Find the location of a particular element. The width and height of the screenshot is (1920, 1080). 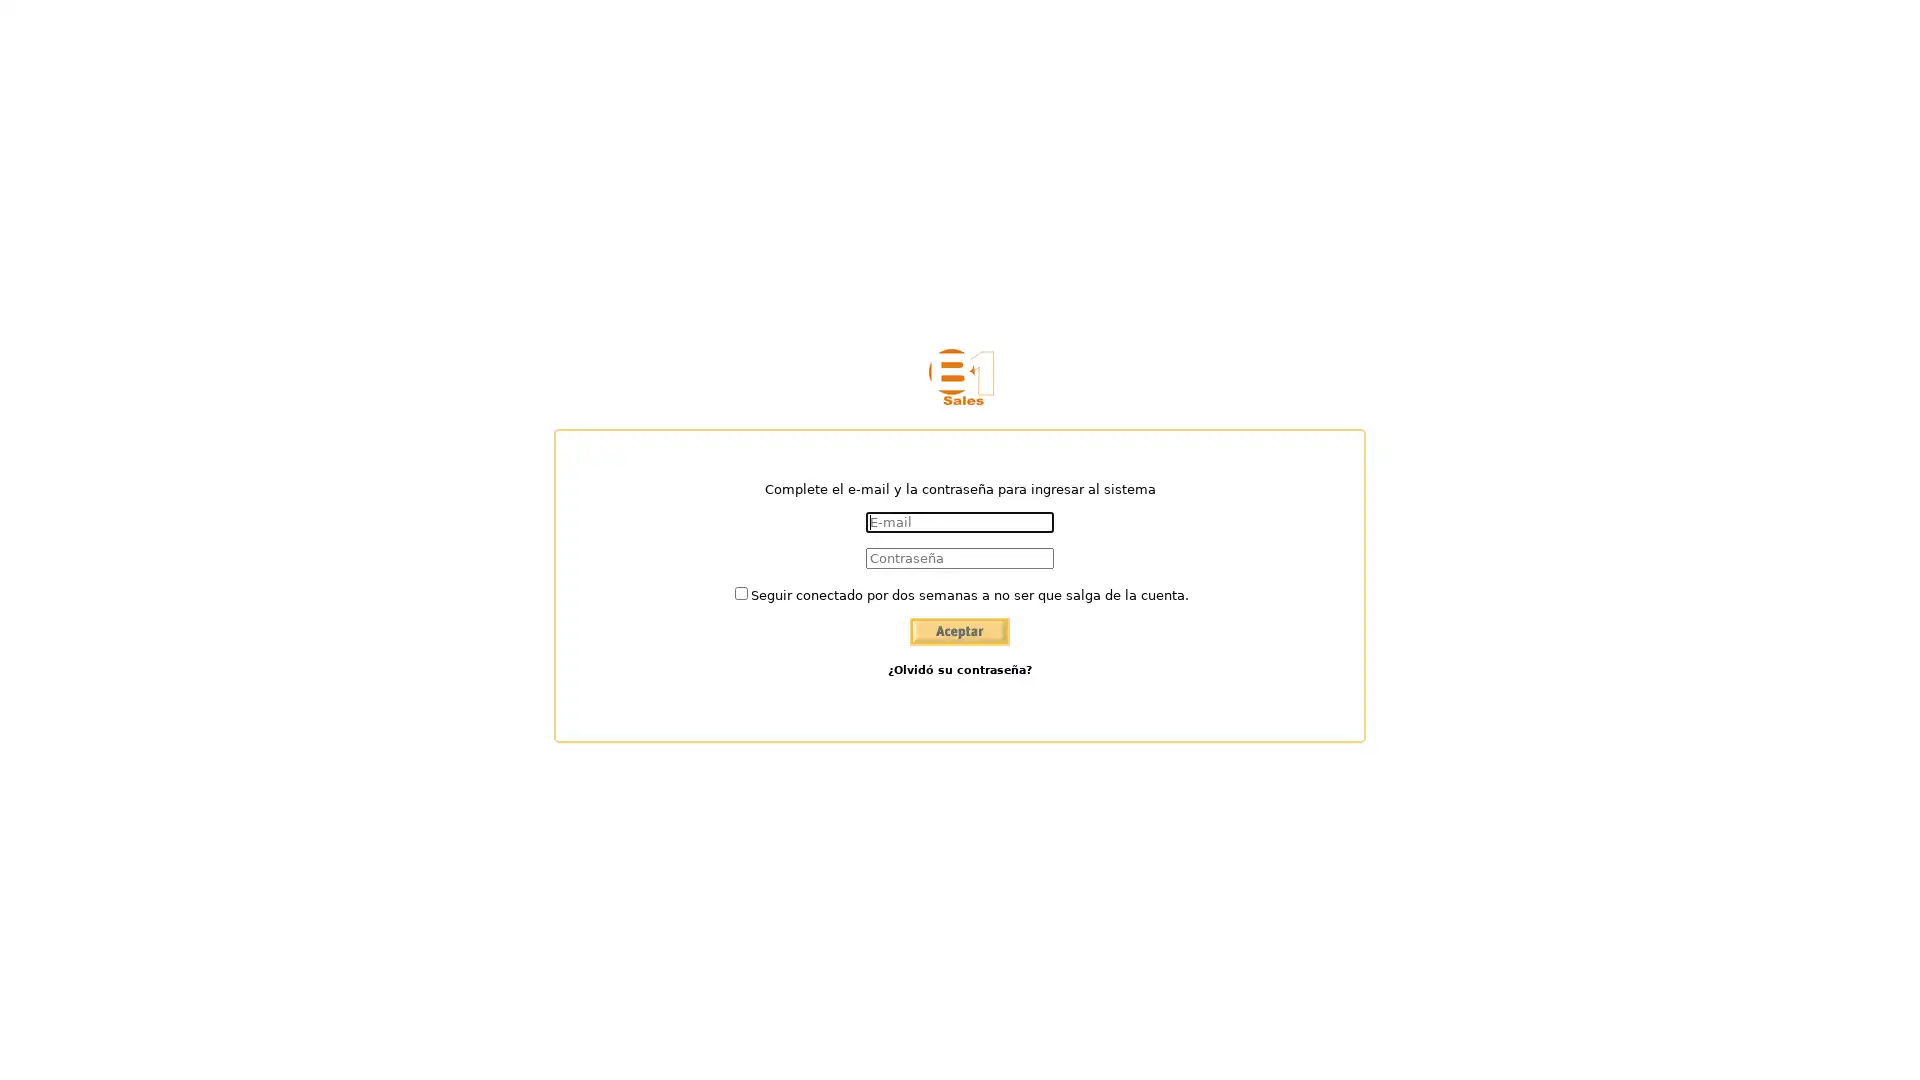

Aceptar is located at coordinates (960, 632).